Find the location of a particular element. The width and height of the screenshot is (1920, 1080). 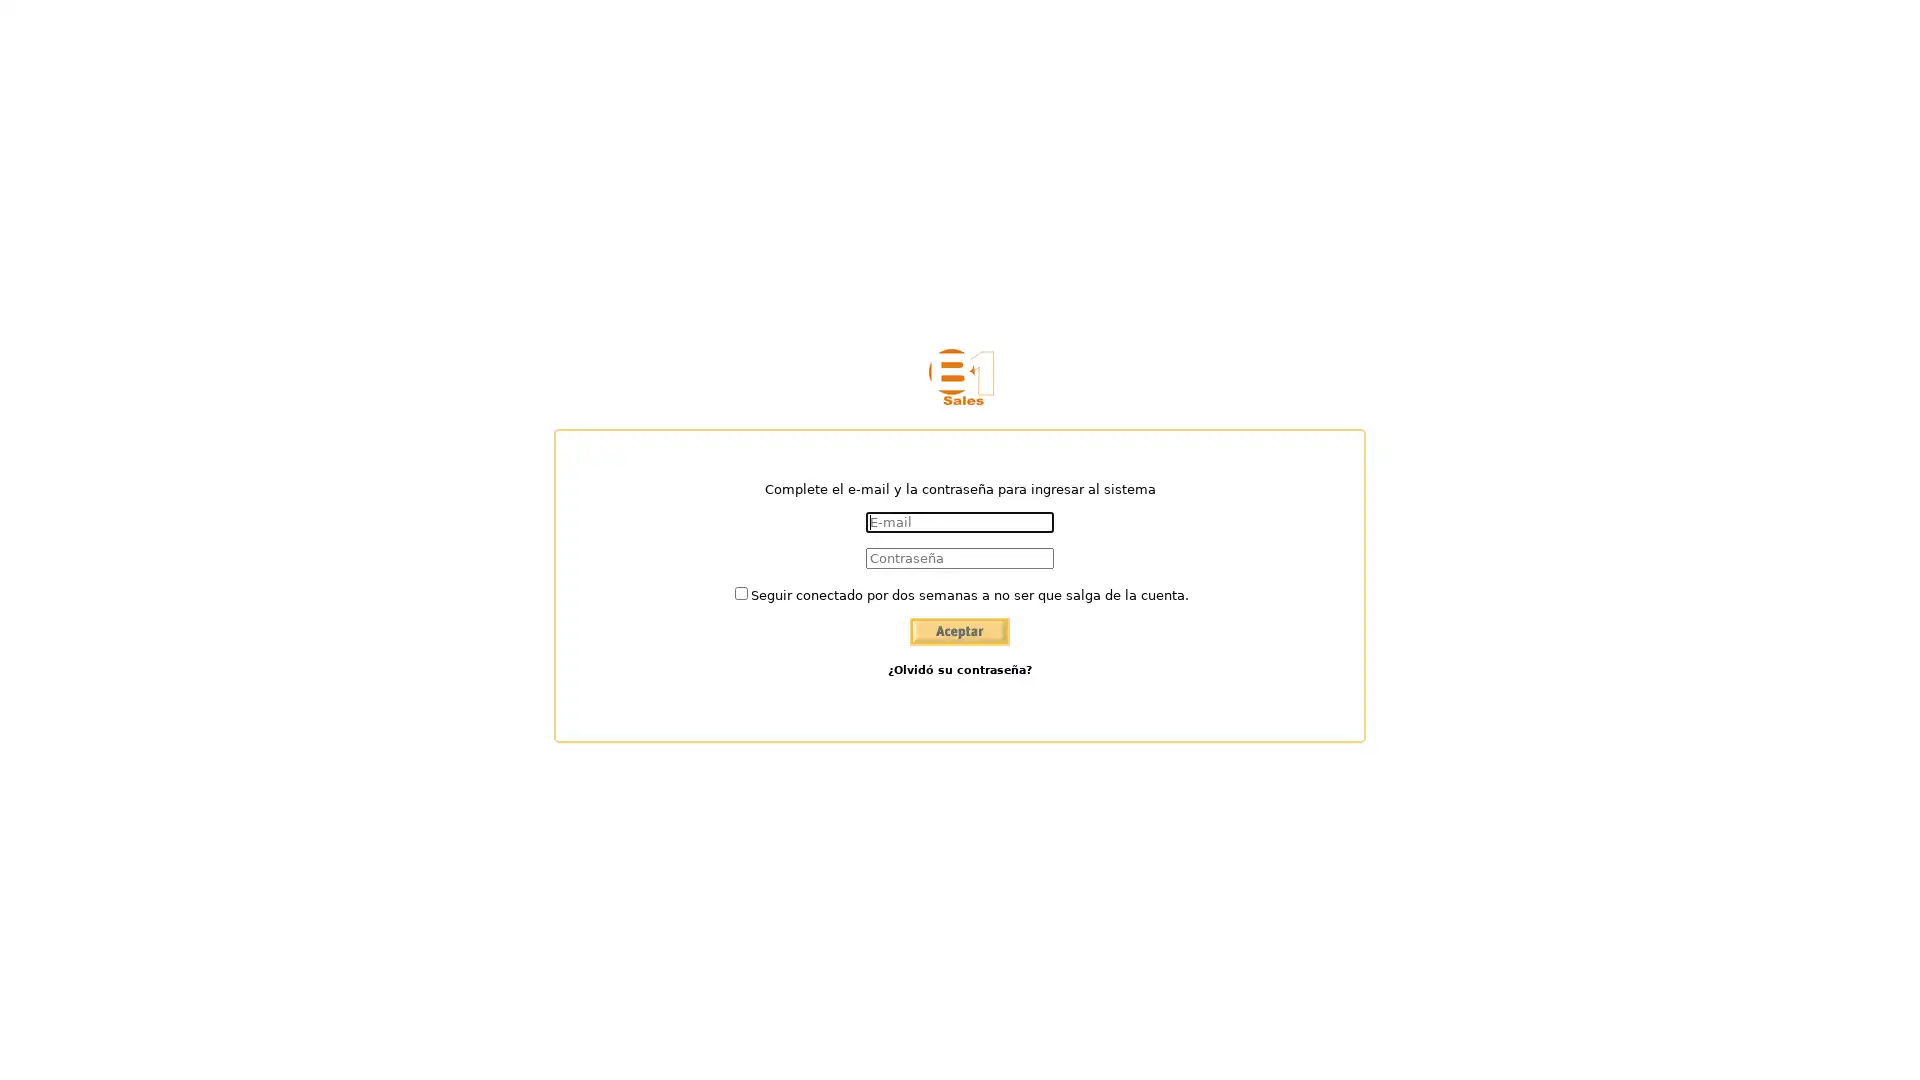

Aceptar is located at coordinates (960, 632).